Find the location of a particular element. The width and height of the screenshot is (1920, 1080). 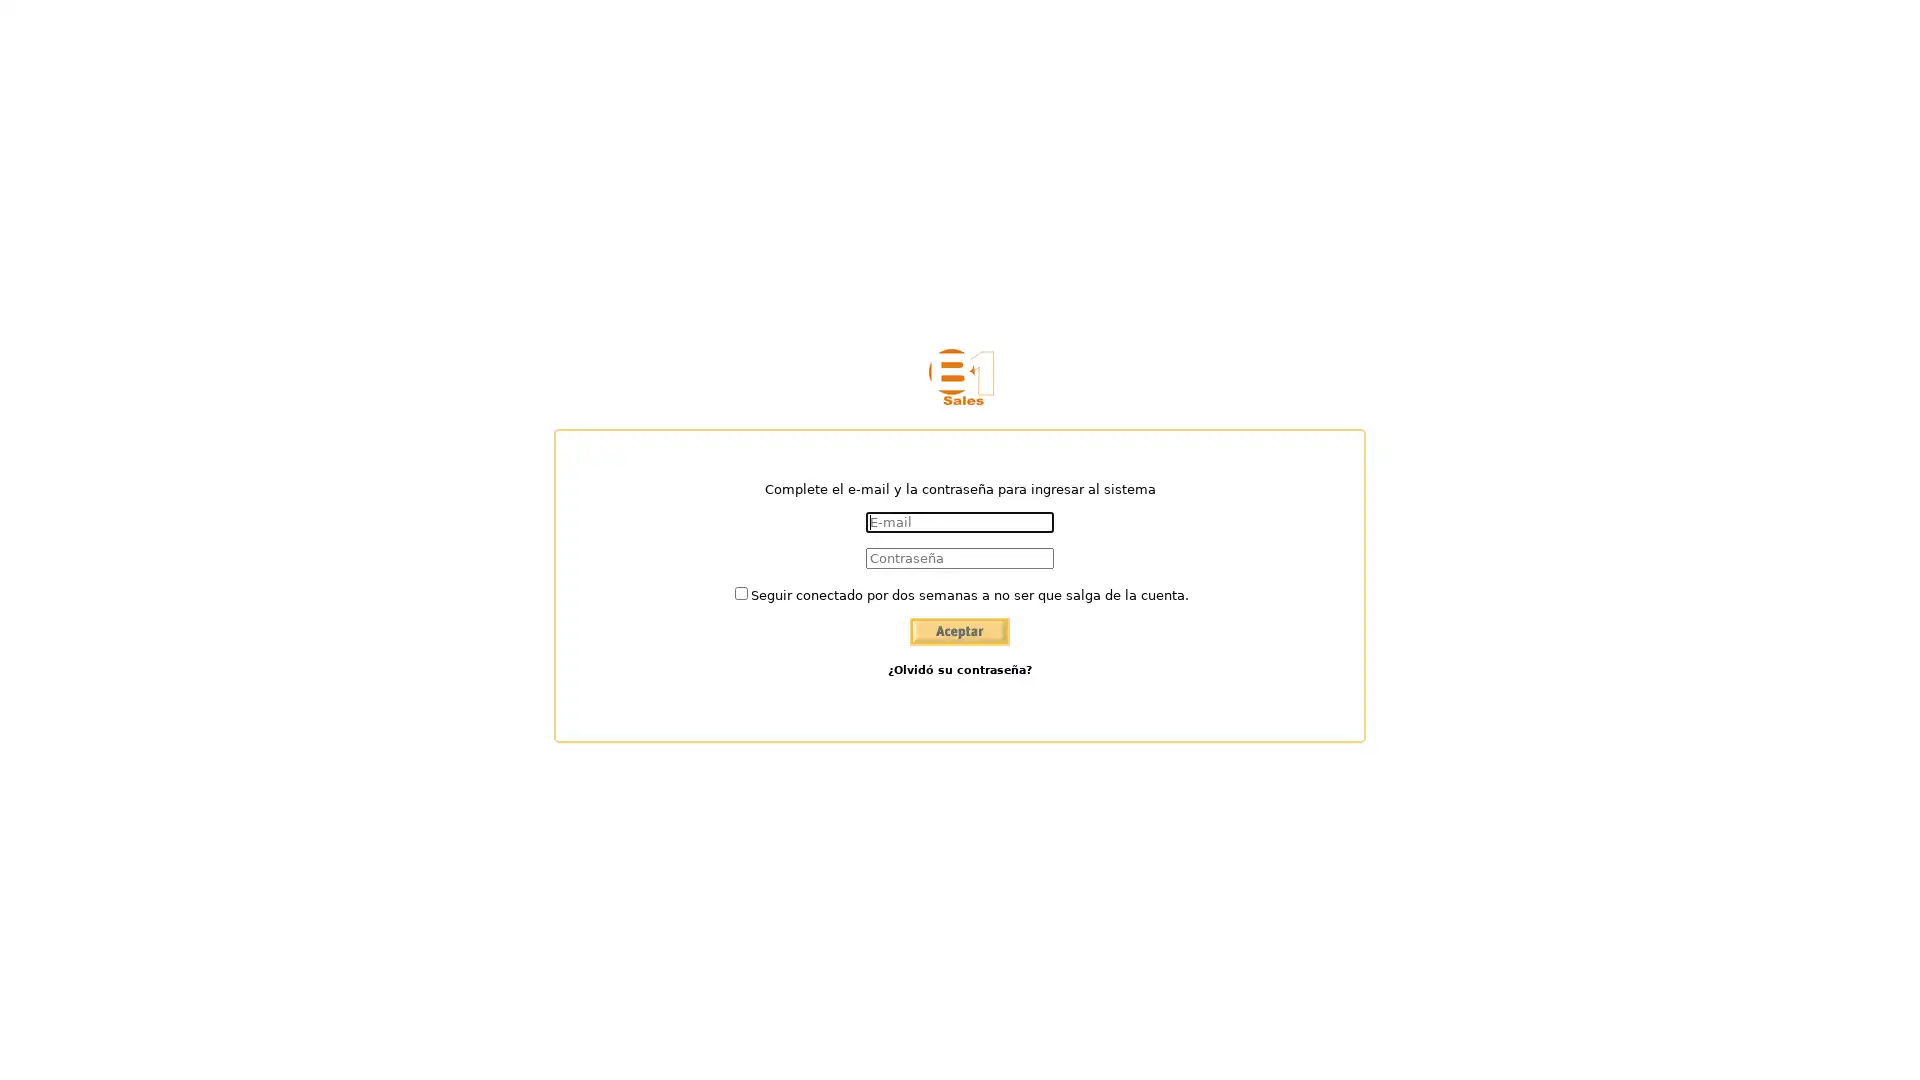

Aceptar is located at coordinates (960, 632).